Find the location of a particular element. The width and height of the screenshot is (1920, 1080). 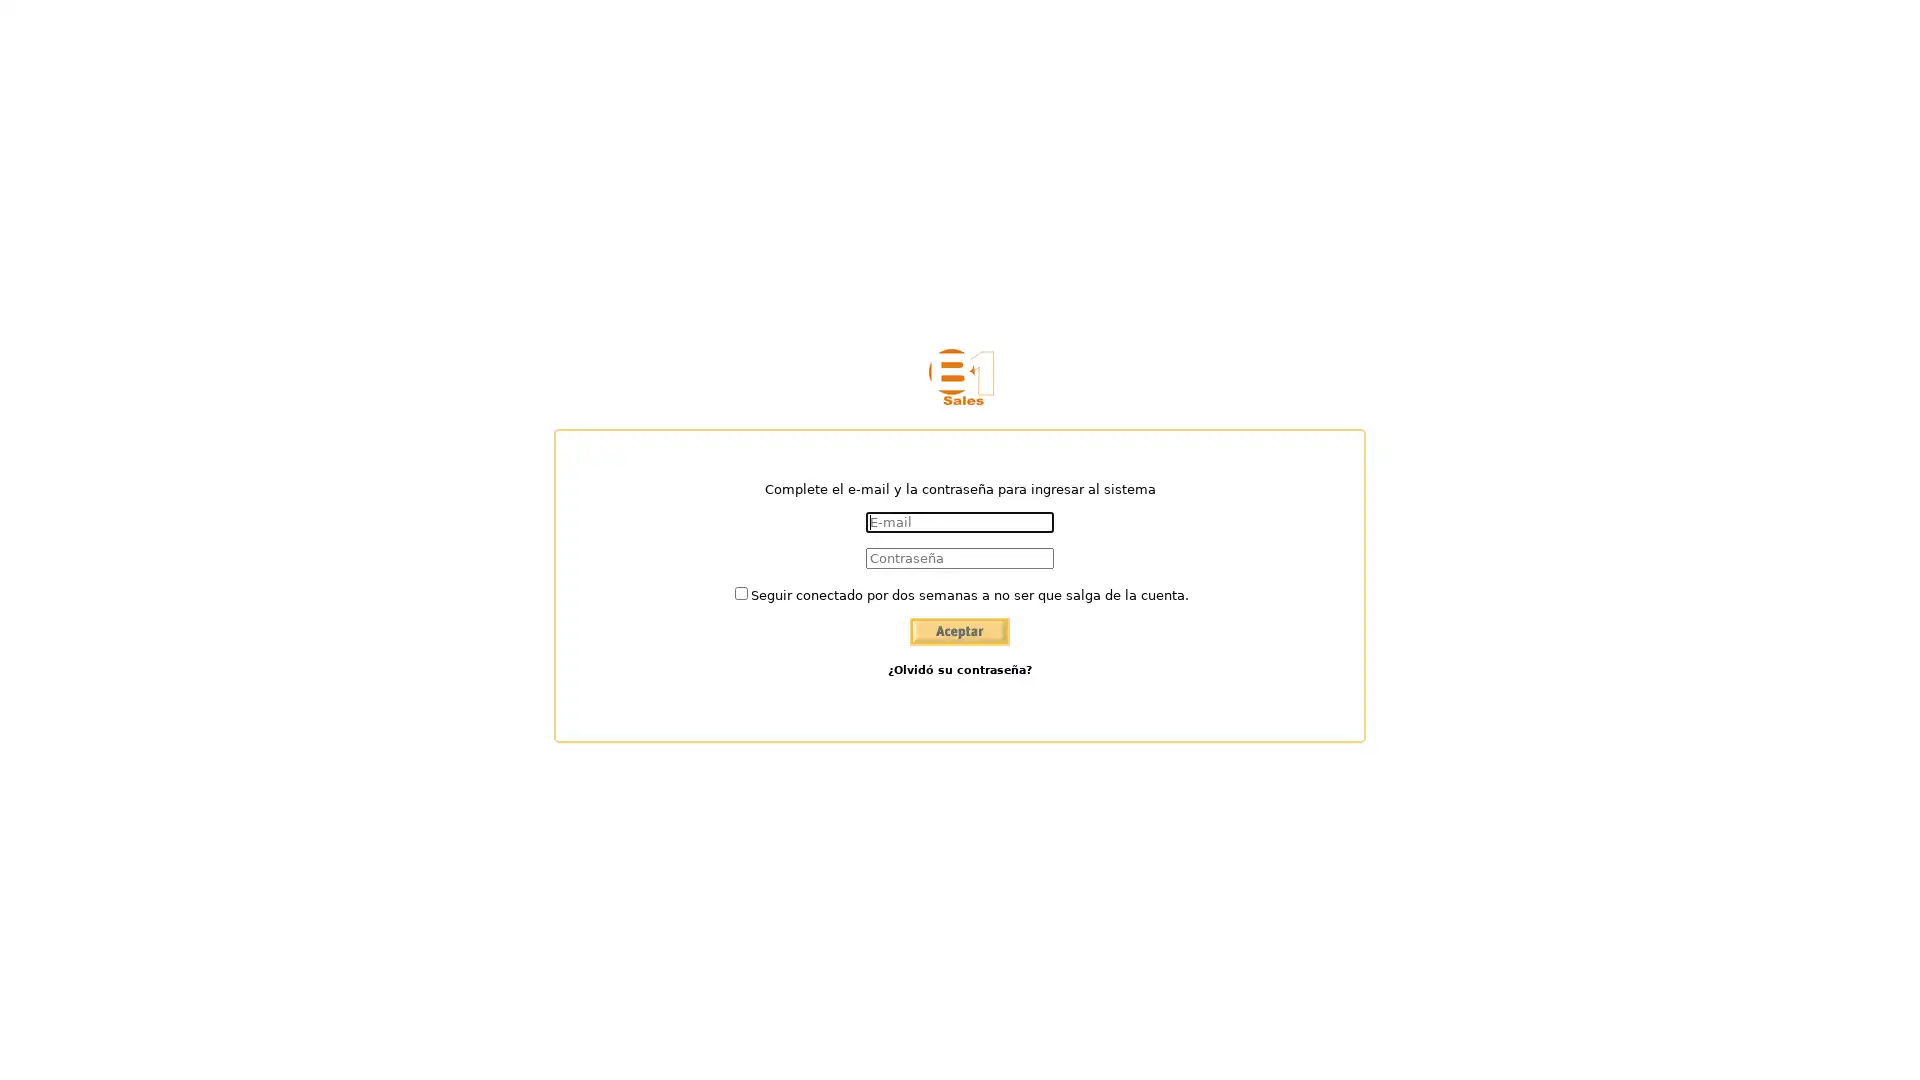

Aceptar is located at coordinates (960, 632).